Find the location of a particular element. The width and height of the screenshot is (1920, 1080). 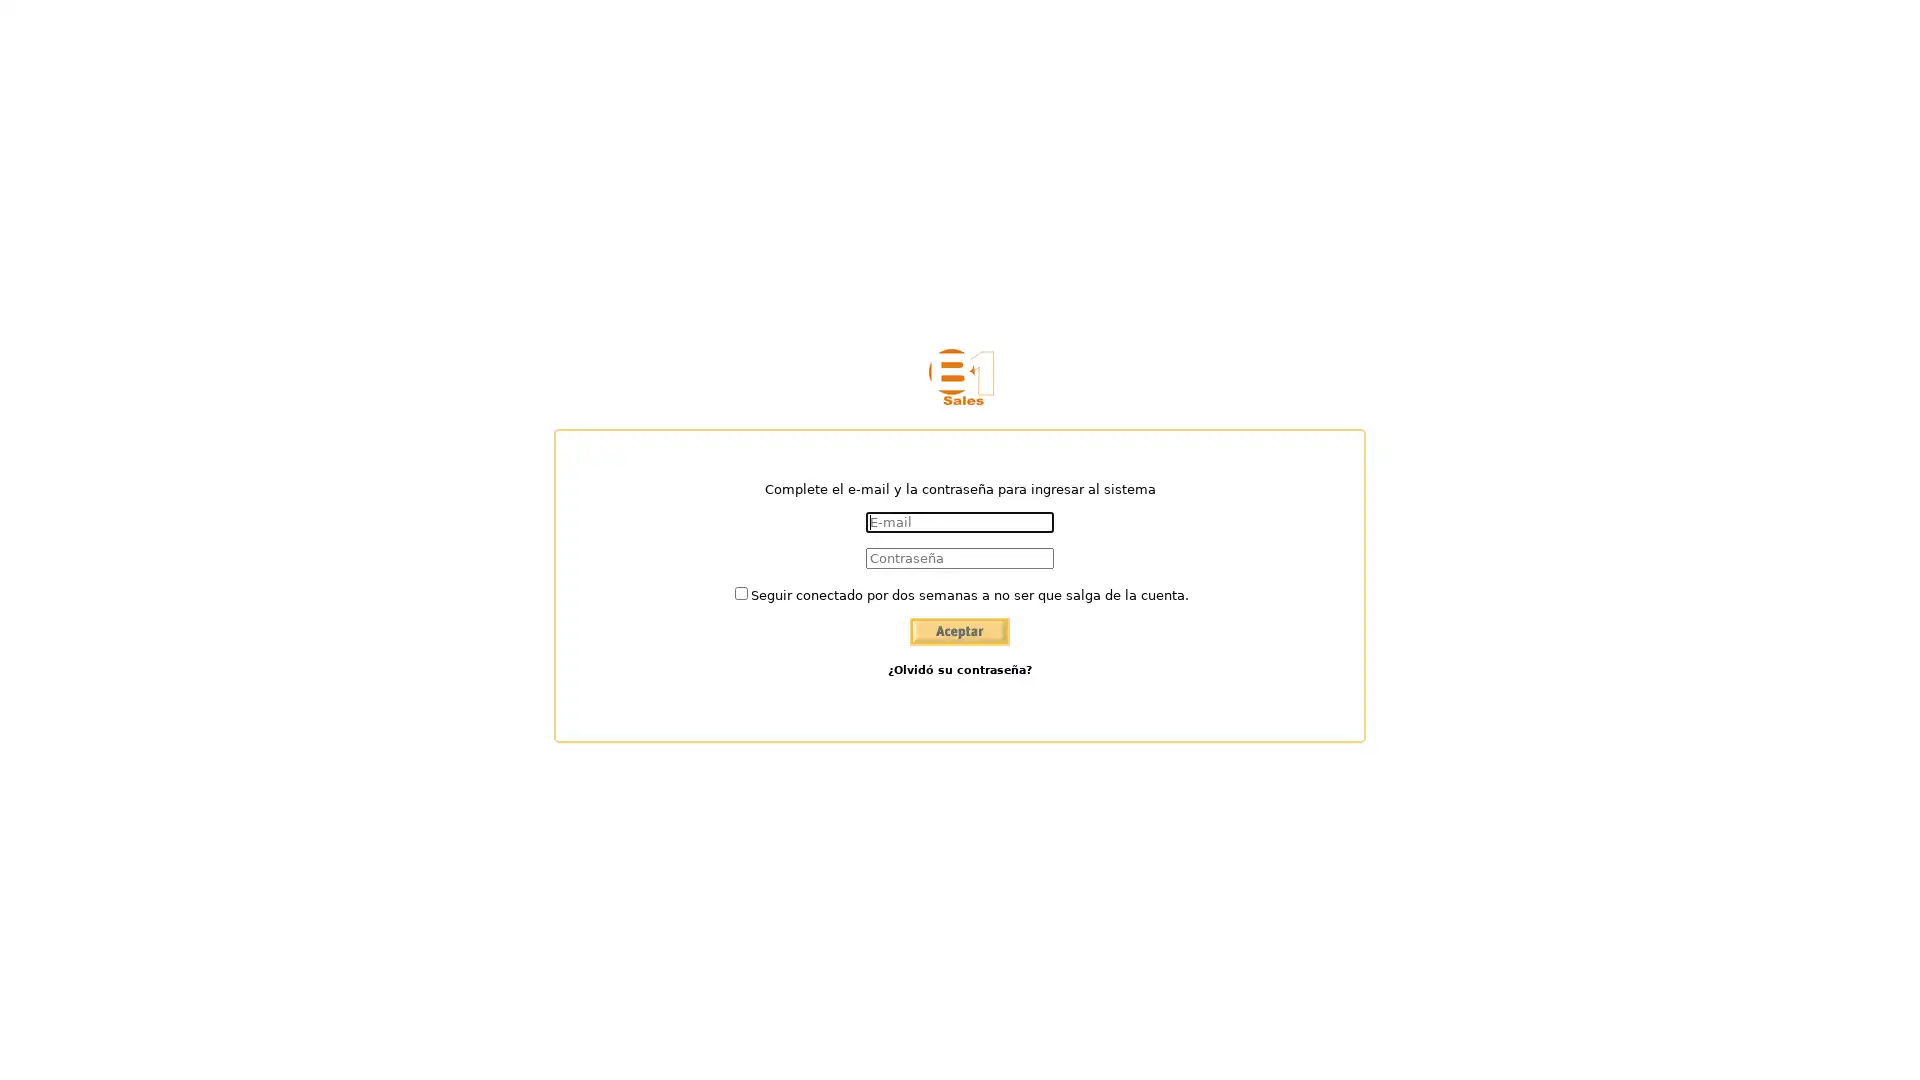

Aceptar is located at coordinates (960, 632).